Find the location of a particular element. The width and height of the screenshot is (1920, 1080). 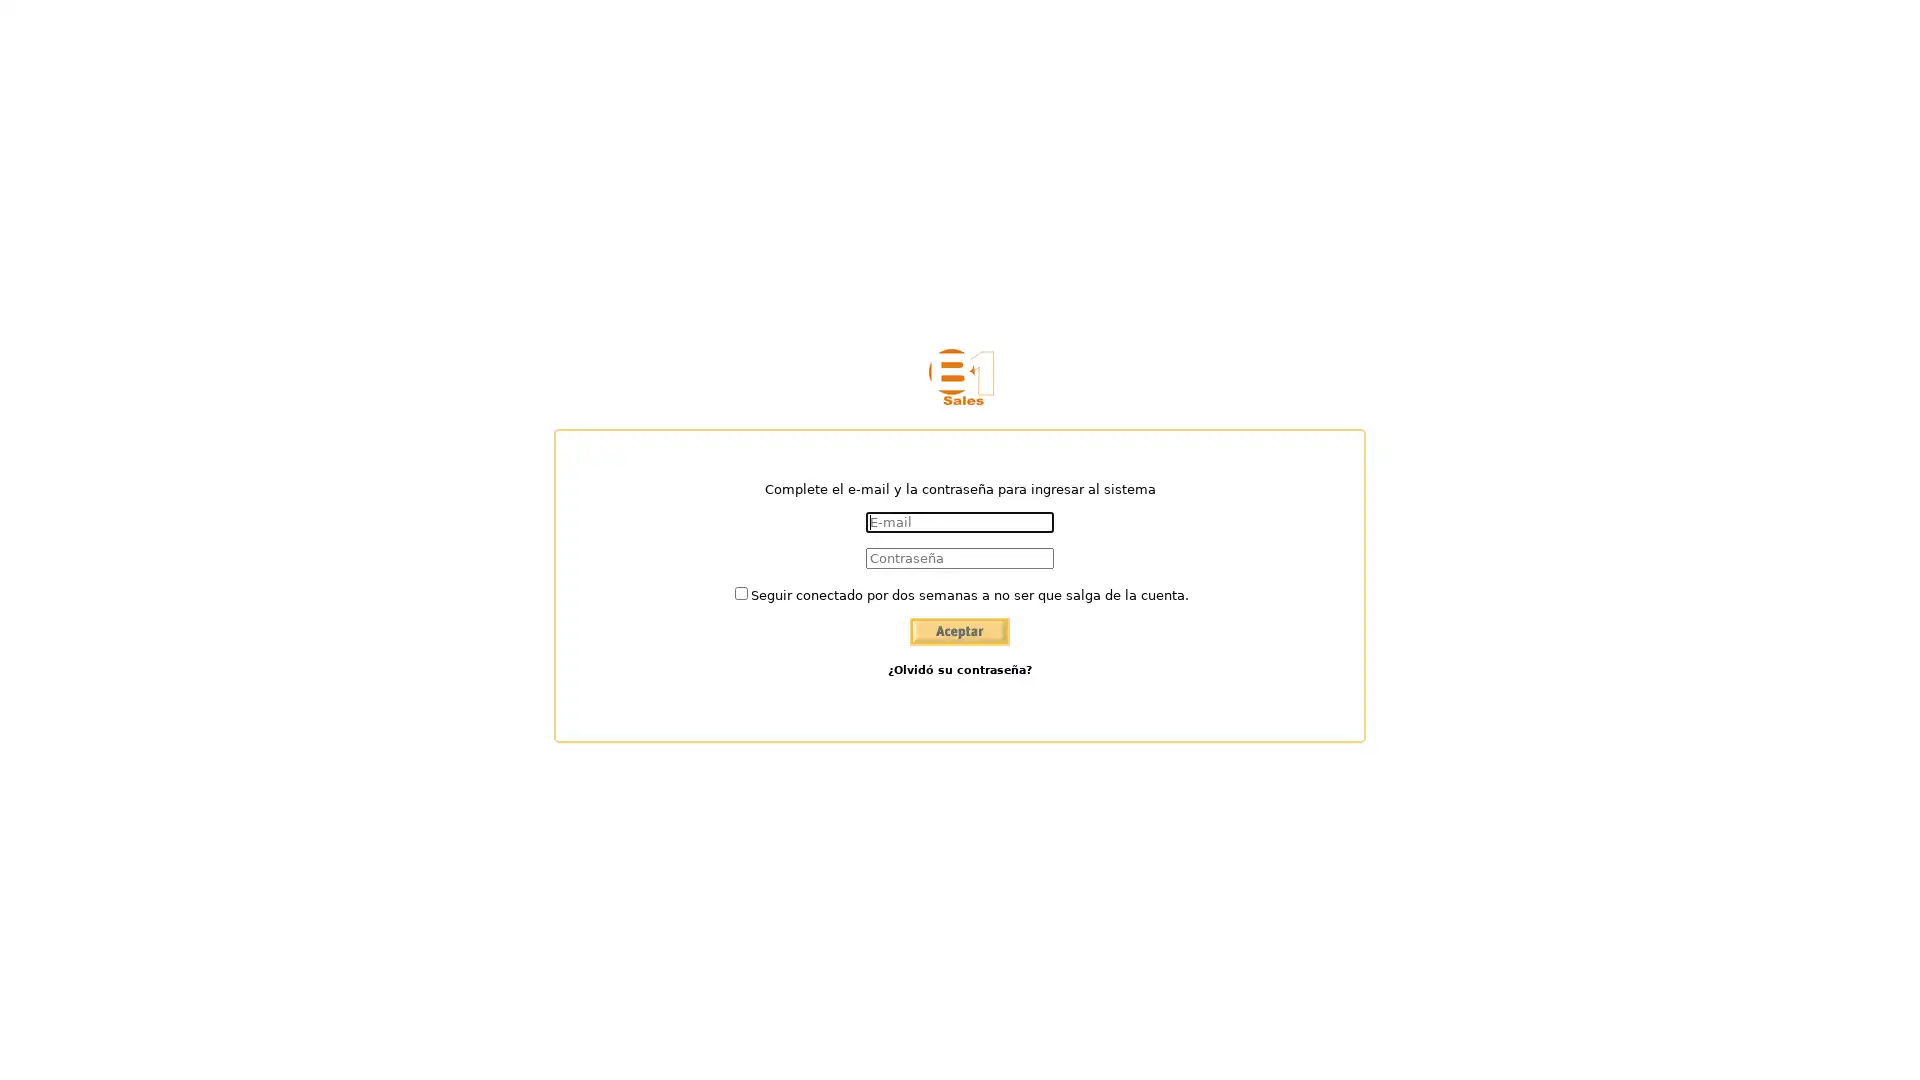

Aceptar is located at coordinates (960, 632).